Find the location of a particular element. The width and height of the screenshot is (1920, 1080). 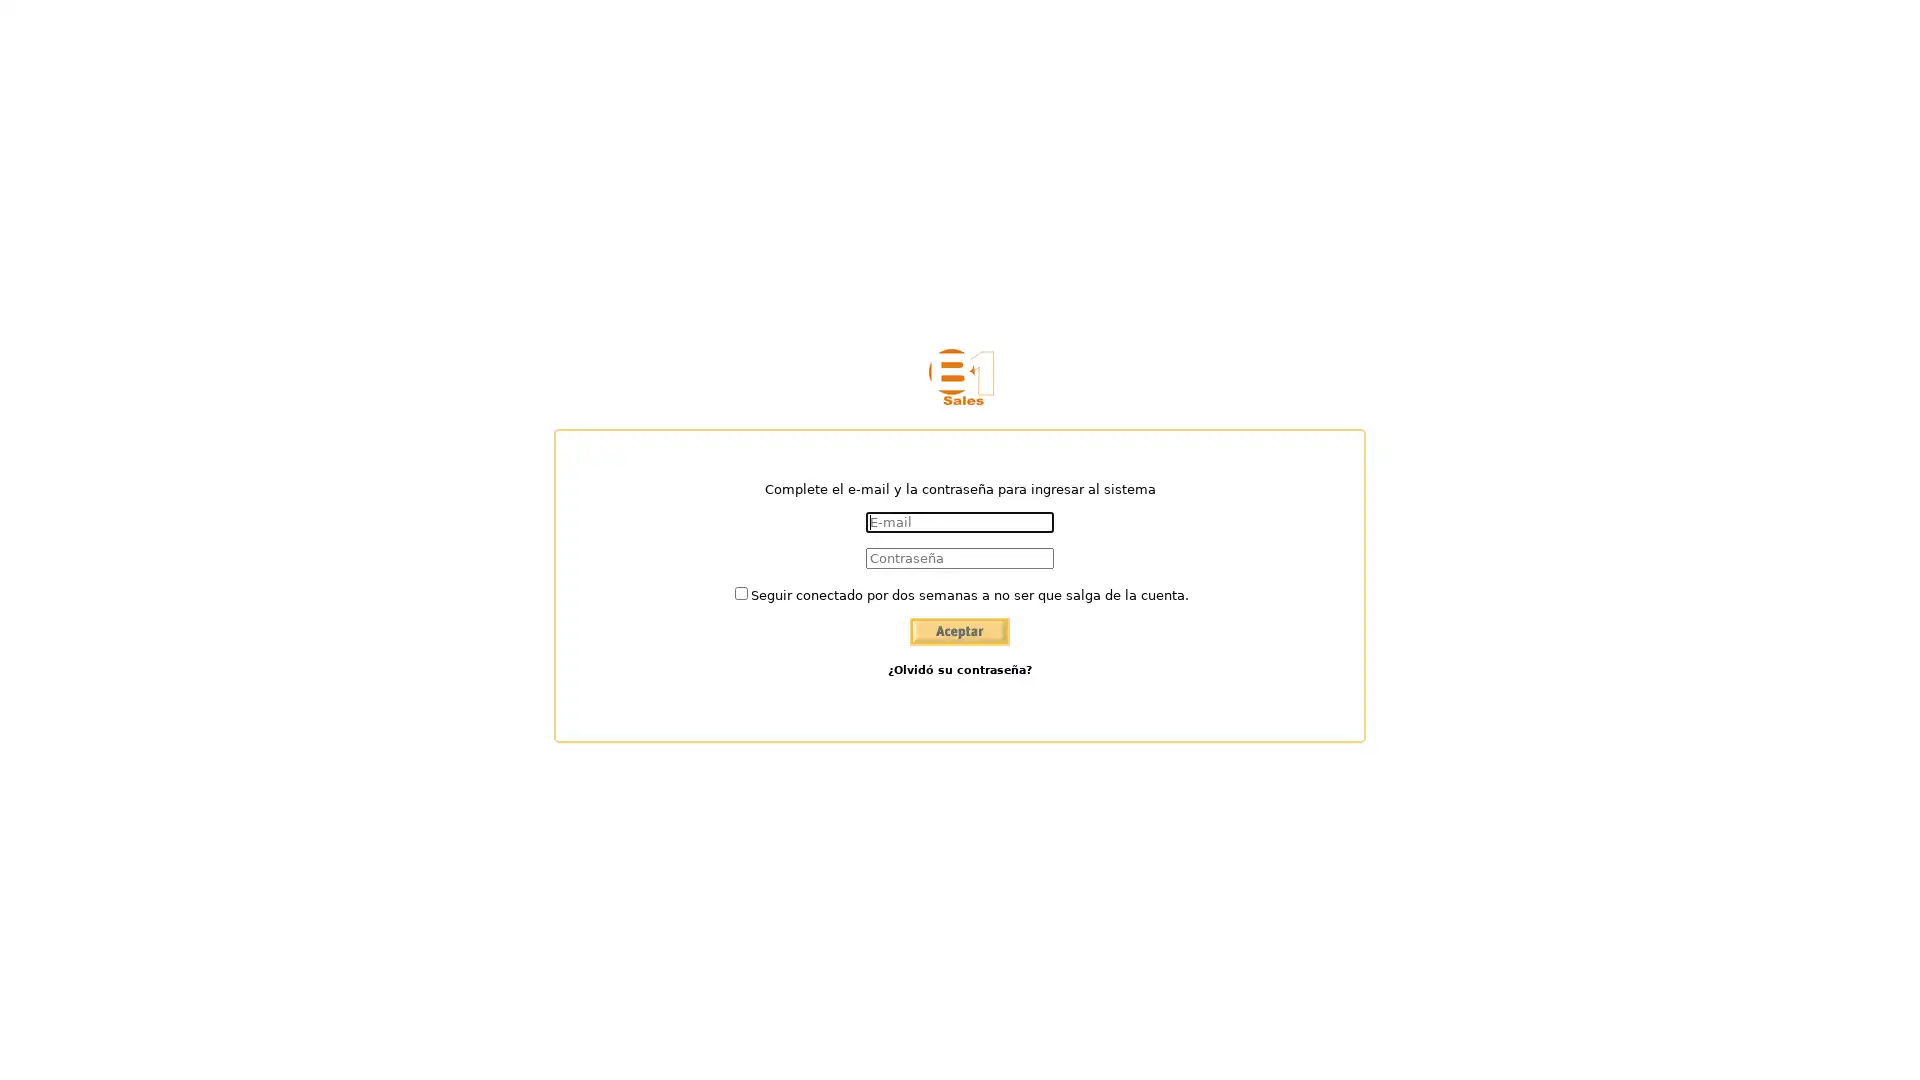

Aceptar is located at coordinates (960, 632).